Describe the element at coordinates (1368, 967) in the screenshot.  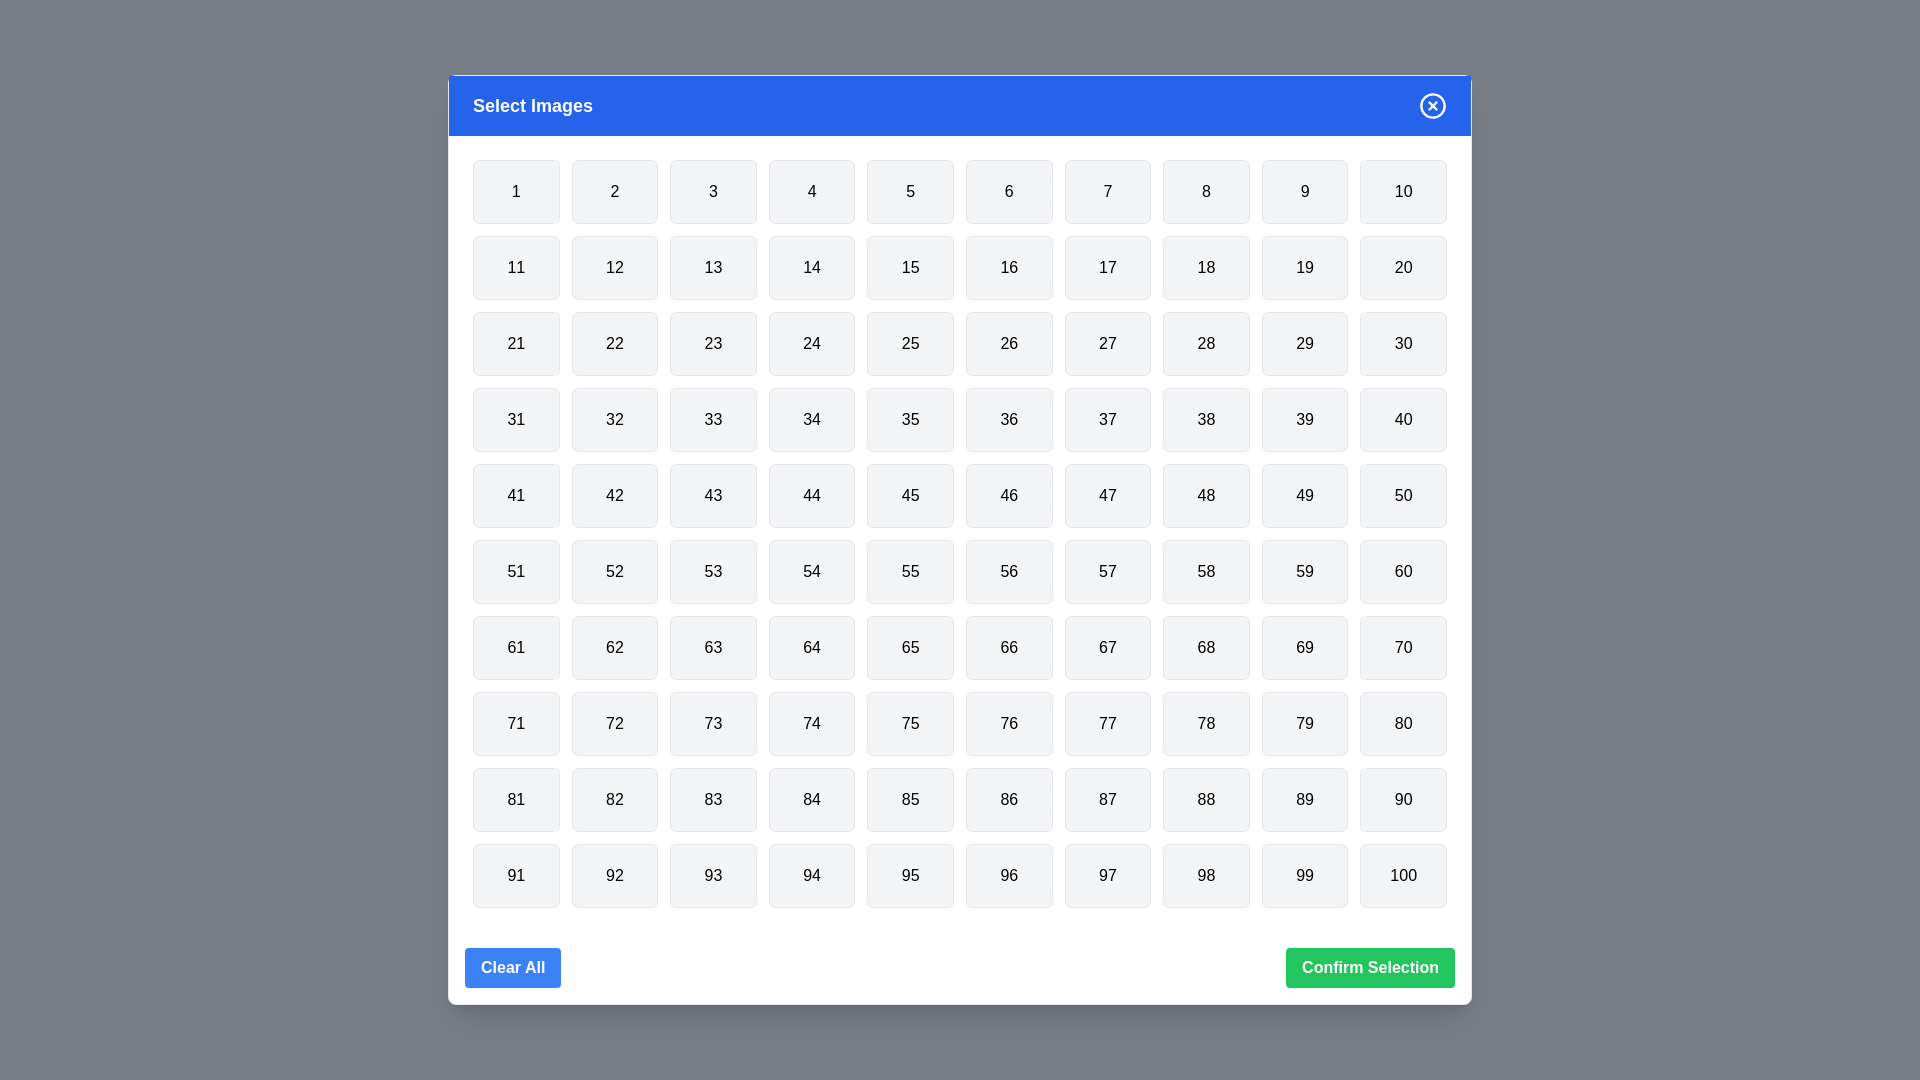
I see `the 'Confirm Selection' button to confirm the selected grid items` at that location.